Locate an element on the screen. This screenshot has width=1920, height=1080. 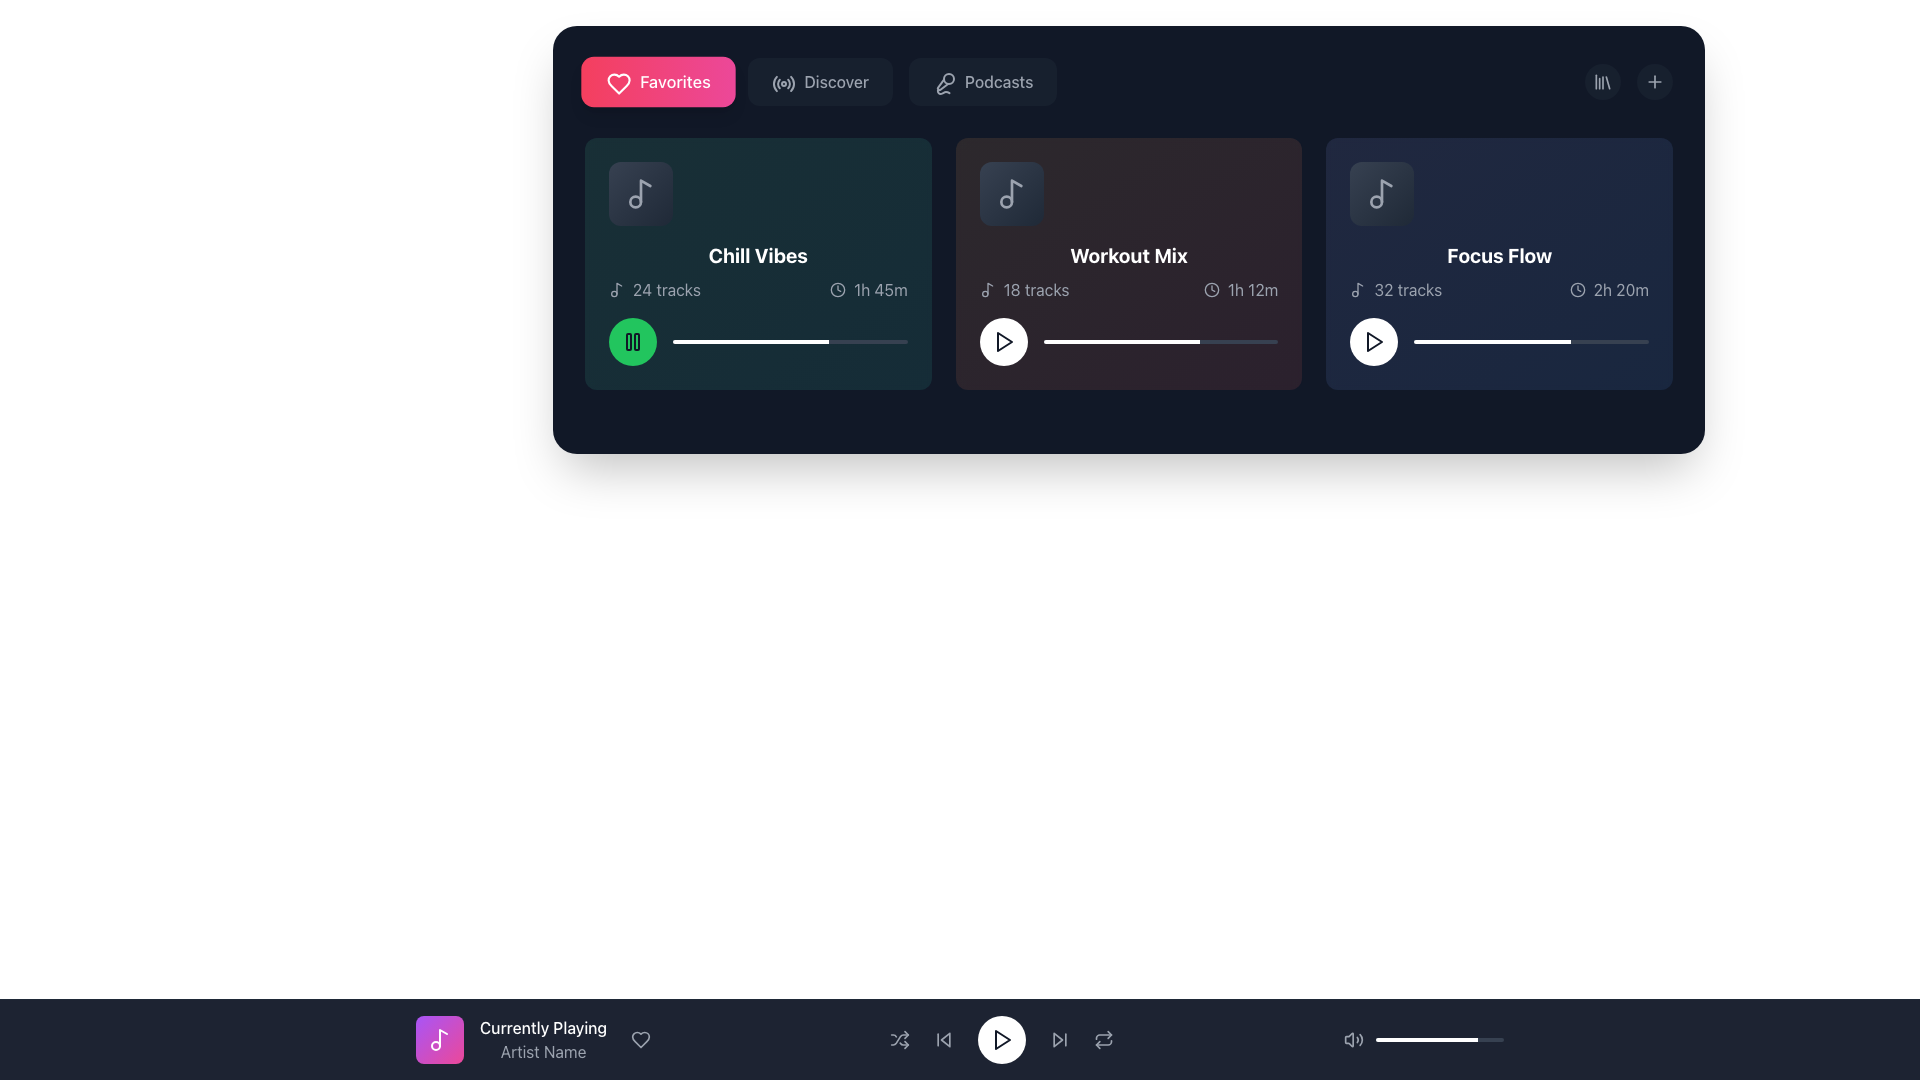
the text label displaying '32 tracks' with an adjacent musical note icon, located in the 'Focus Flow' card in the bottom-left area of the playlist card is located at coordinates (1395, 289).